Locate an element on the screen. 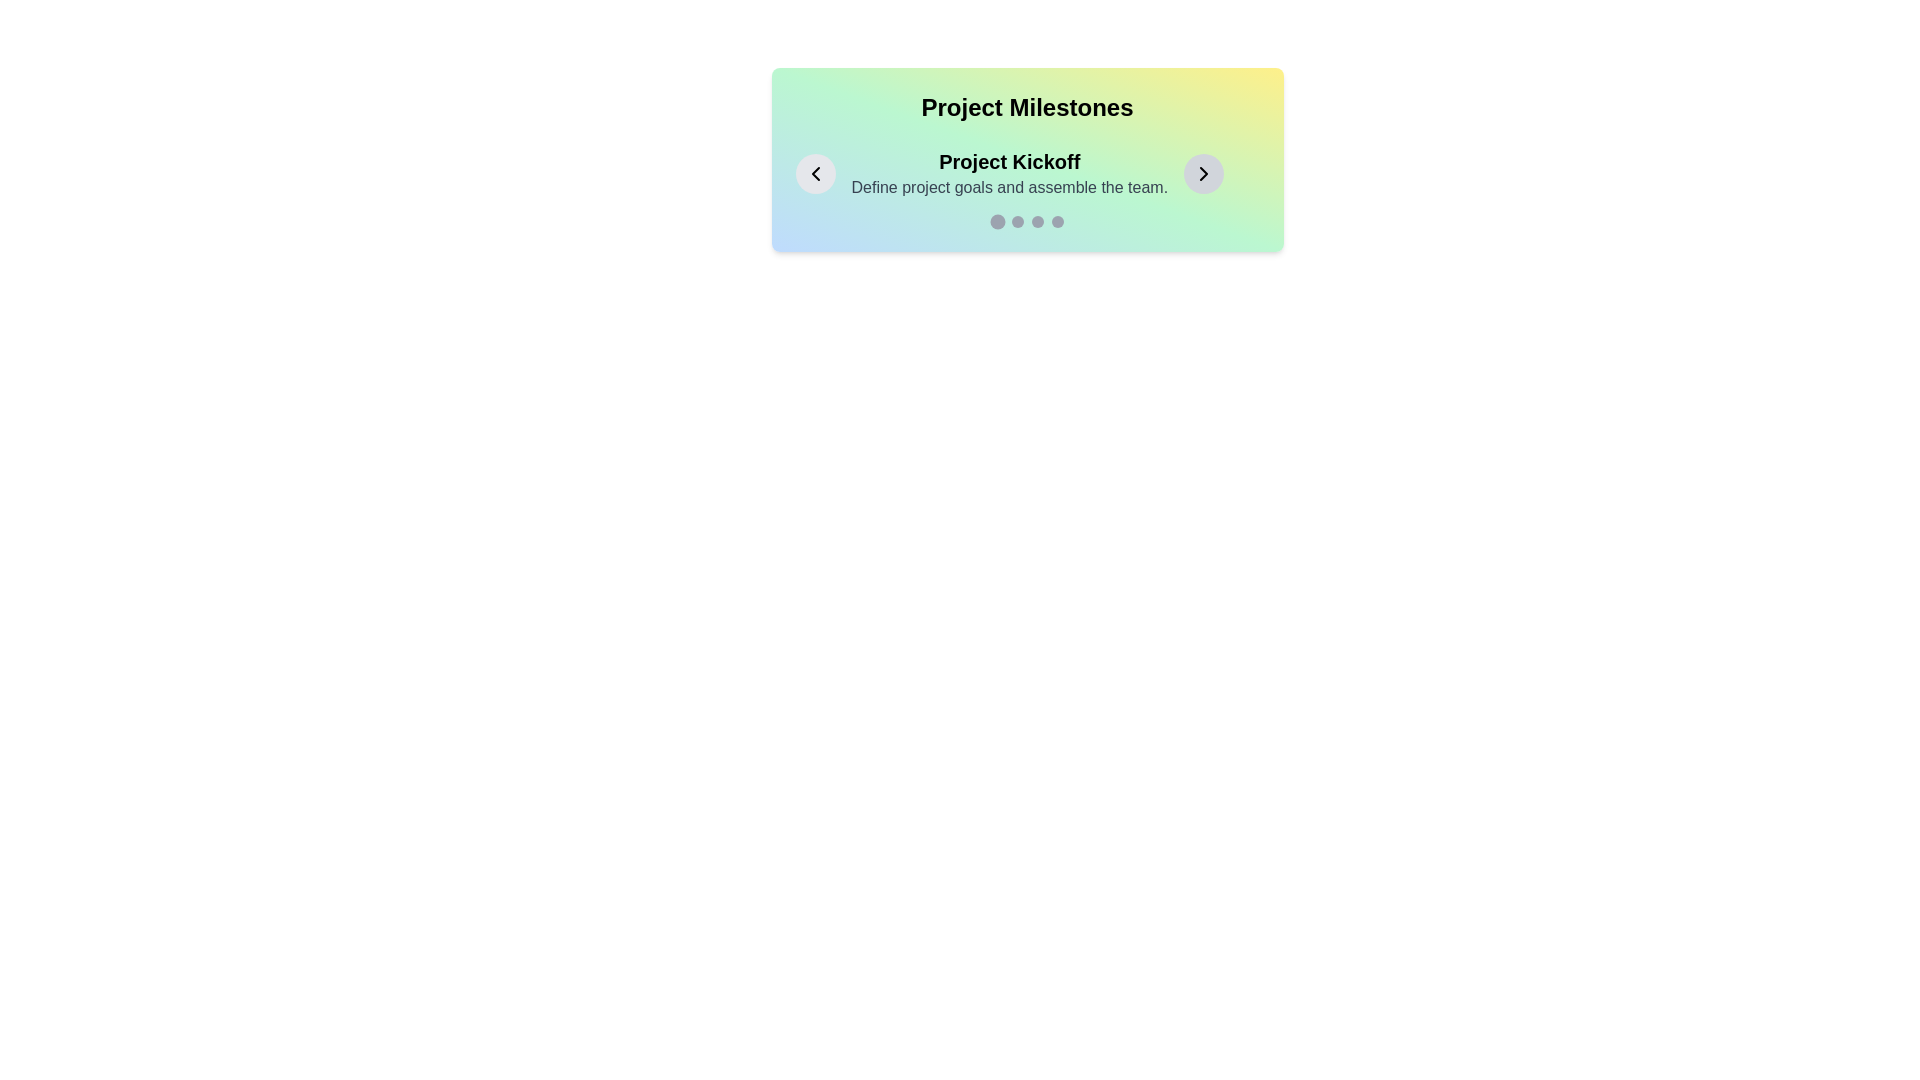 The image size is (1920, 1080). the small circular button located below the heading 'Project Kickoff' is located at coordinates (1037, 222).